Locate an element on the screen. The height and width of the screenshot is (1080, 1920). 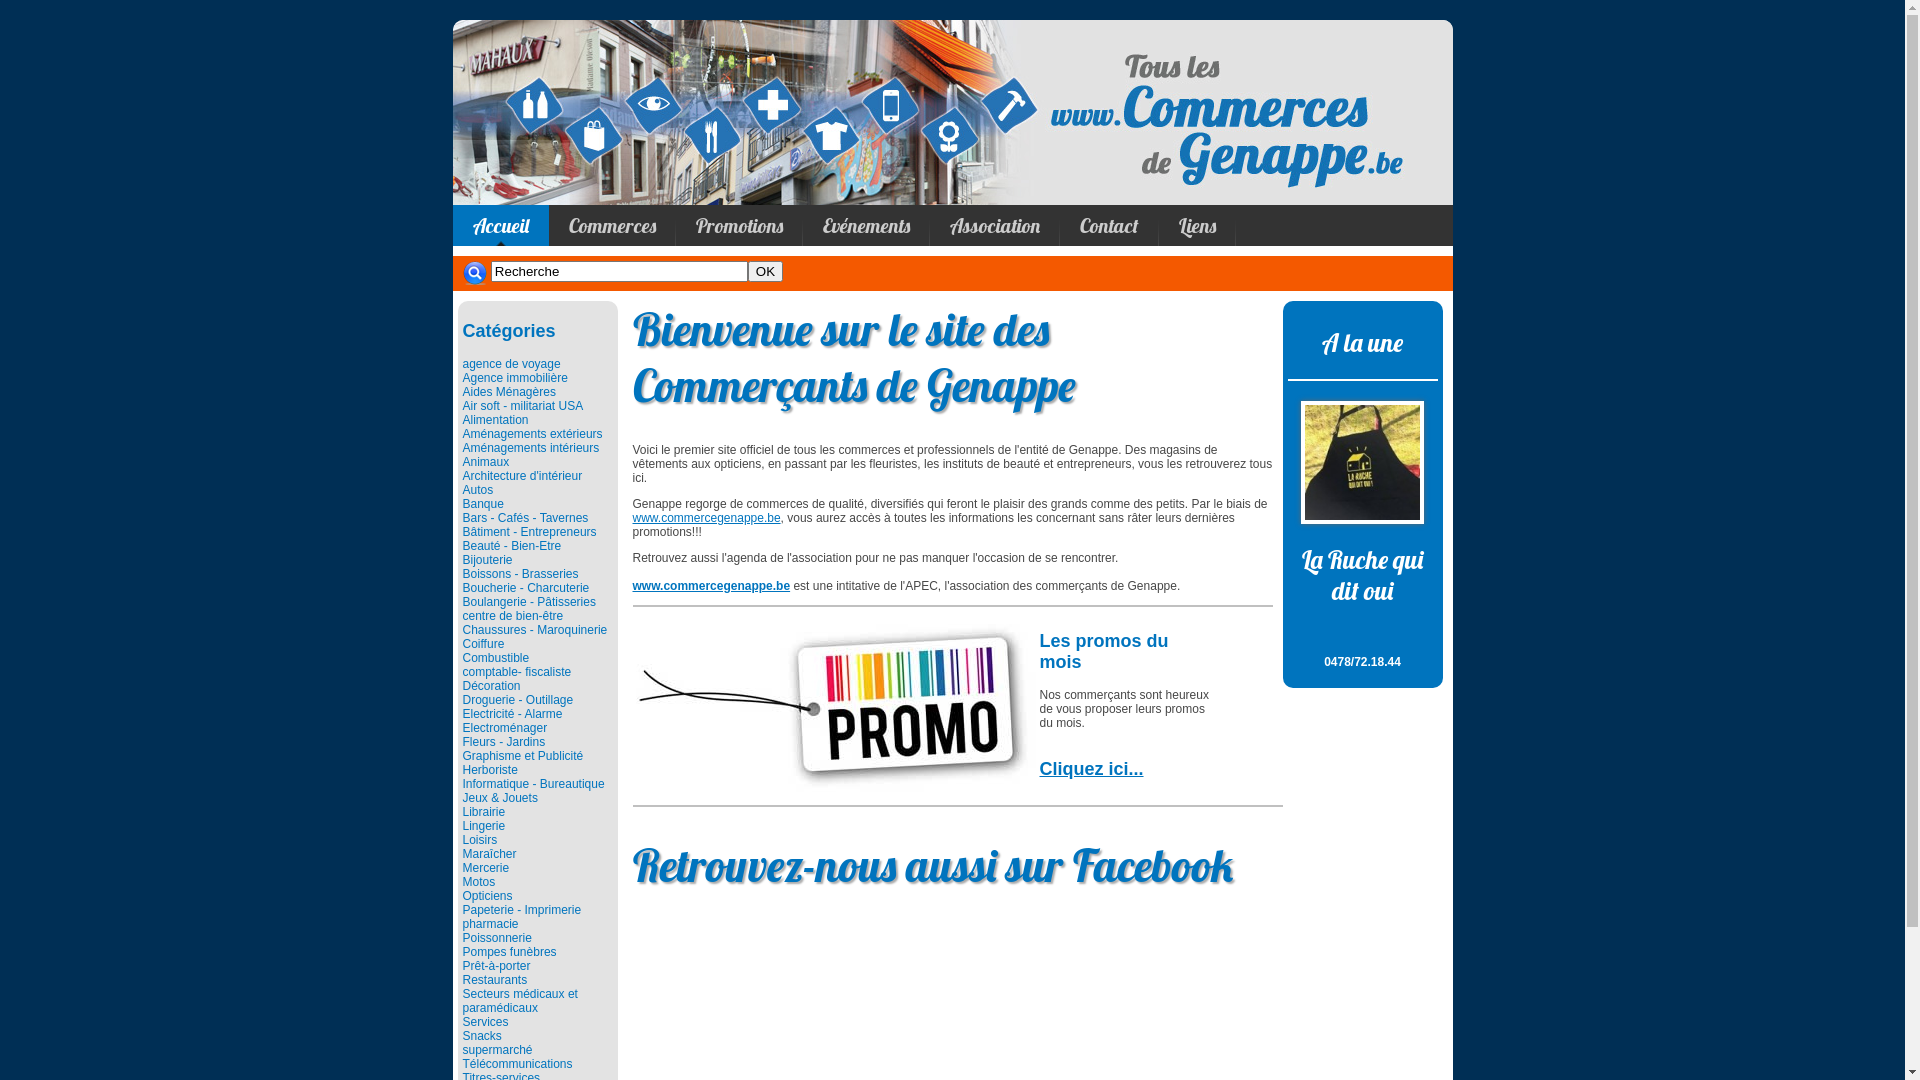
'Boissons - Brasseries' is located at coordinates (519, 574).